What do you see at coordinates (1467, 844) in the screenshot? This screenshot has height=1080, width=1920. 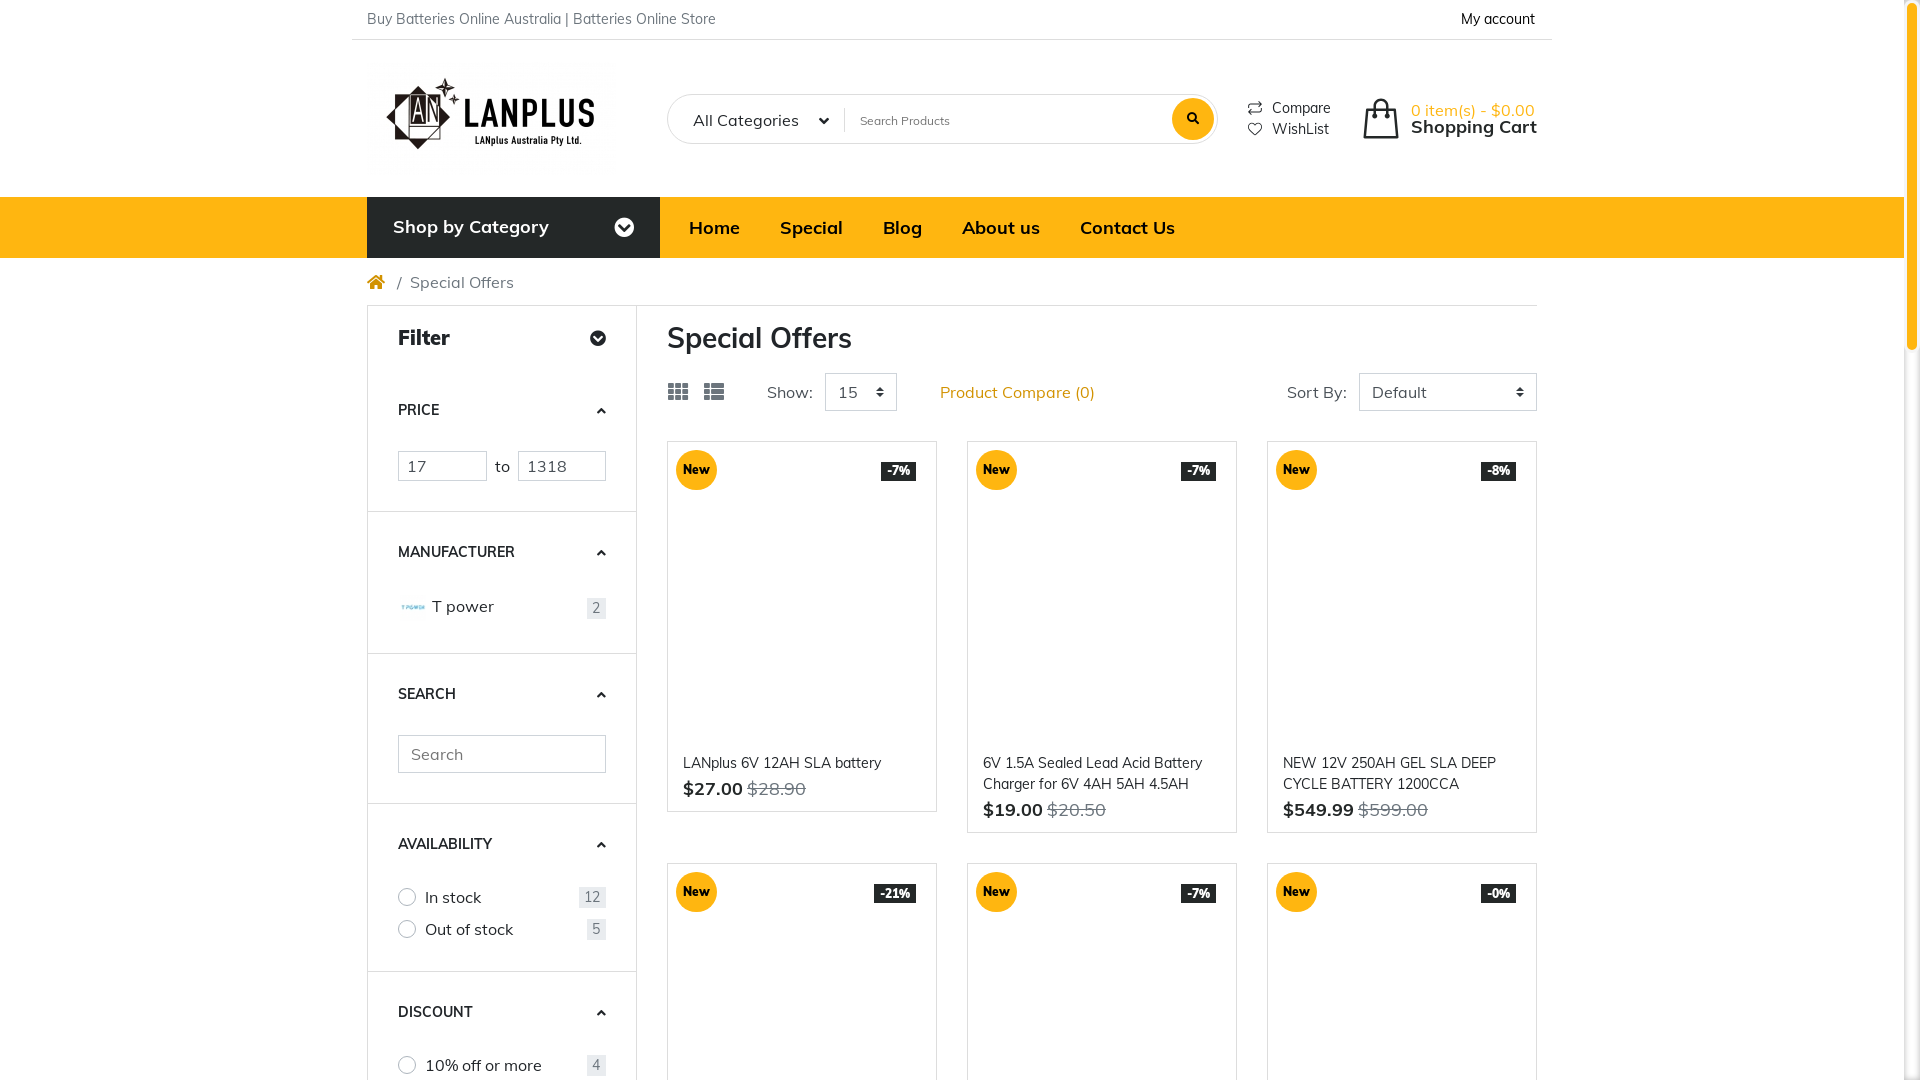 I see `'Compare this Product'` at bounding box center [1467, 844].